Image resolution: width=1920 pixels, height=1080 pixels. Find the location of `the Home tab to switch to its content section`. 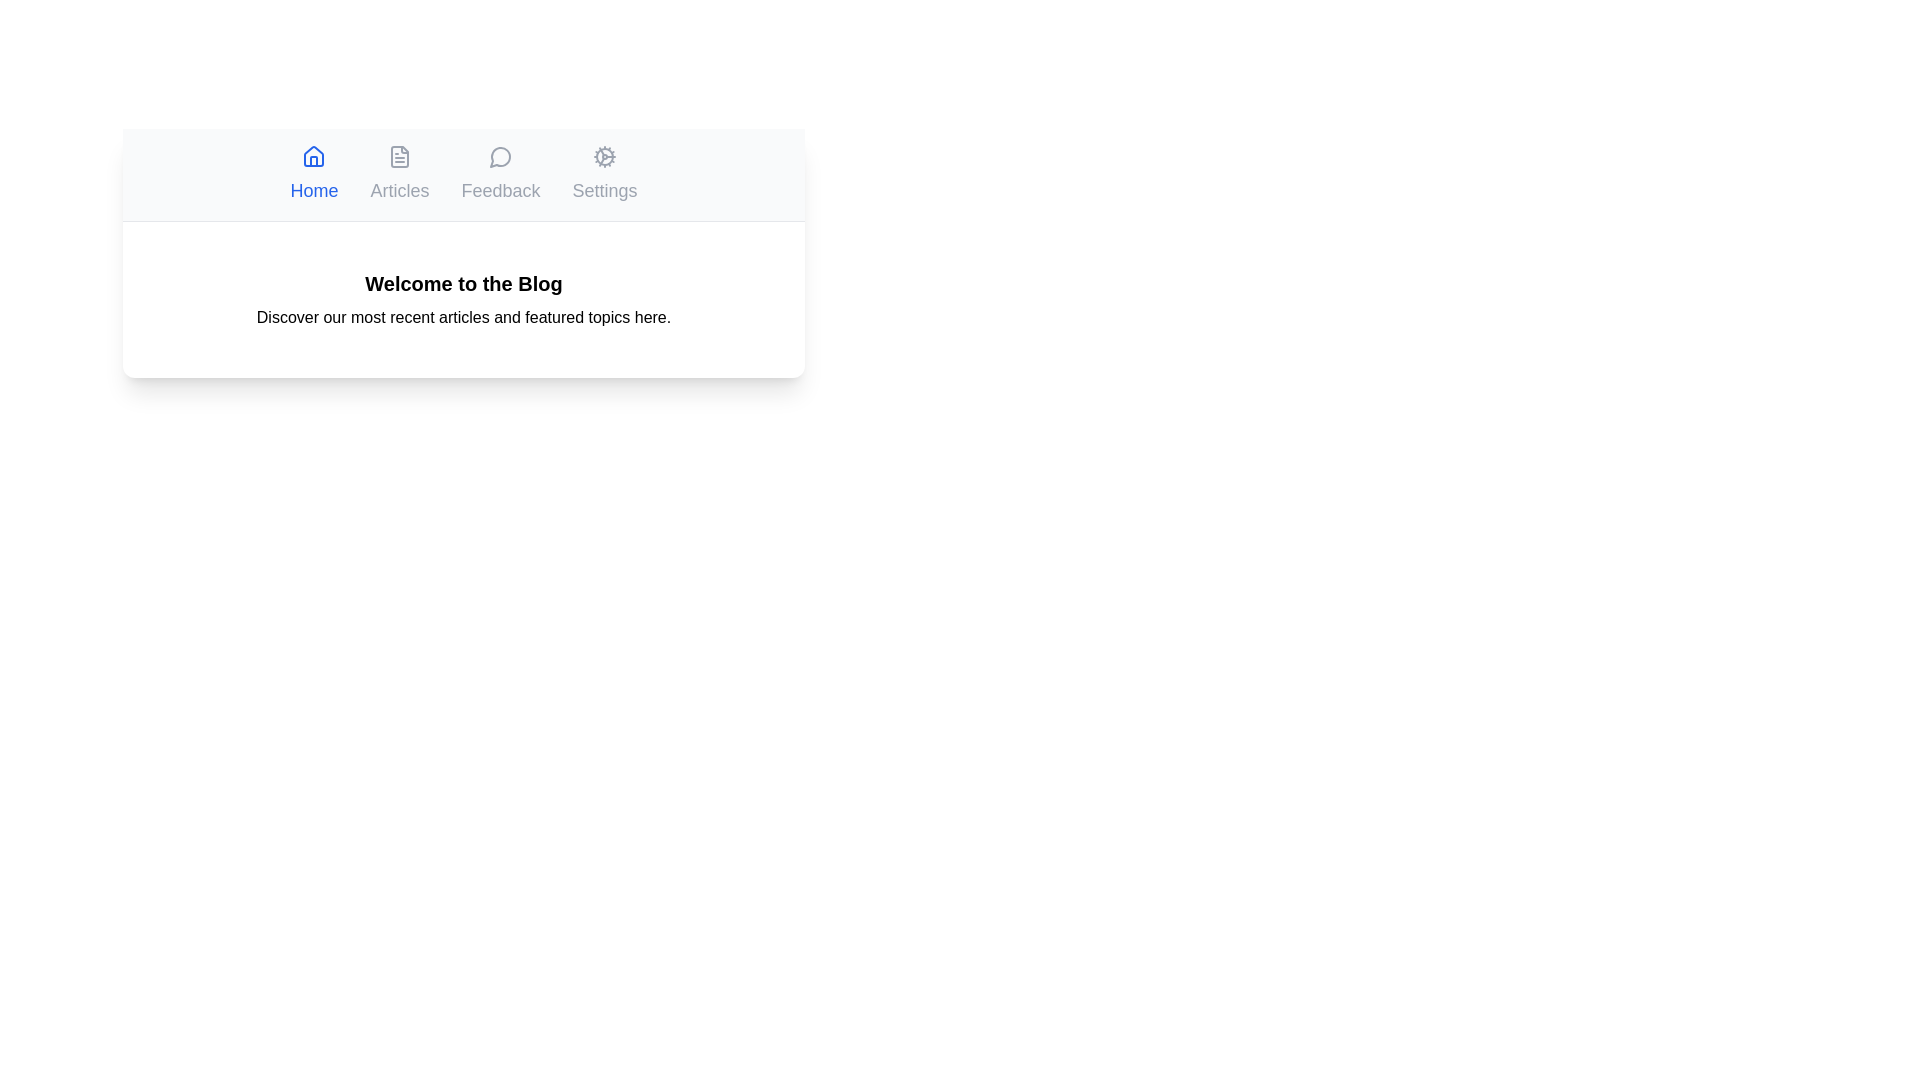

the Home tab to switch to its content section is located at coordinates (313, 173).